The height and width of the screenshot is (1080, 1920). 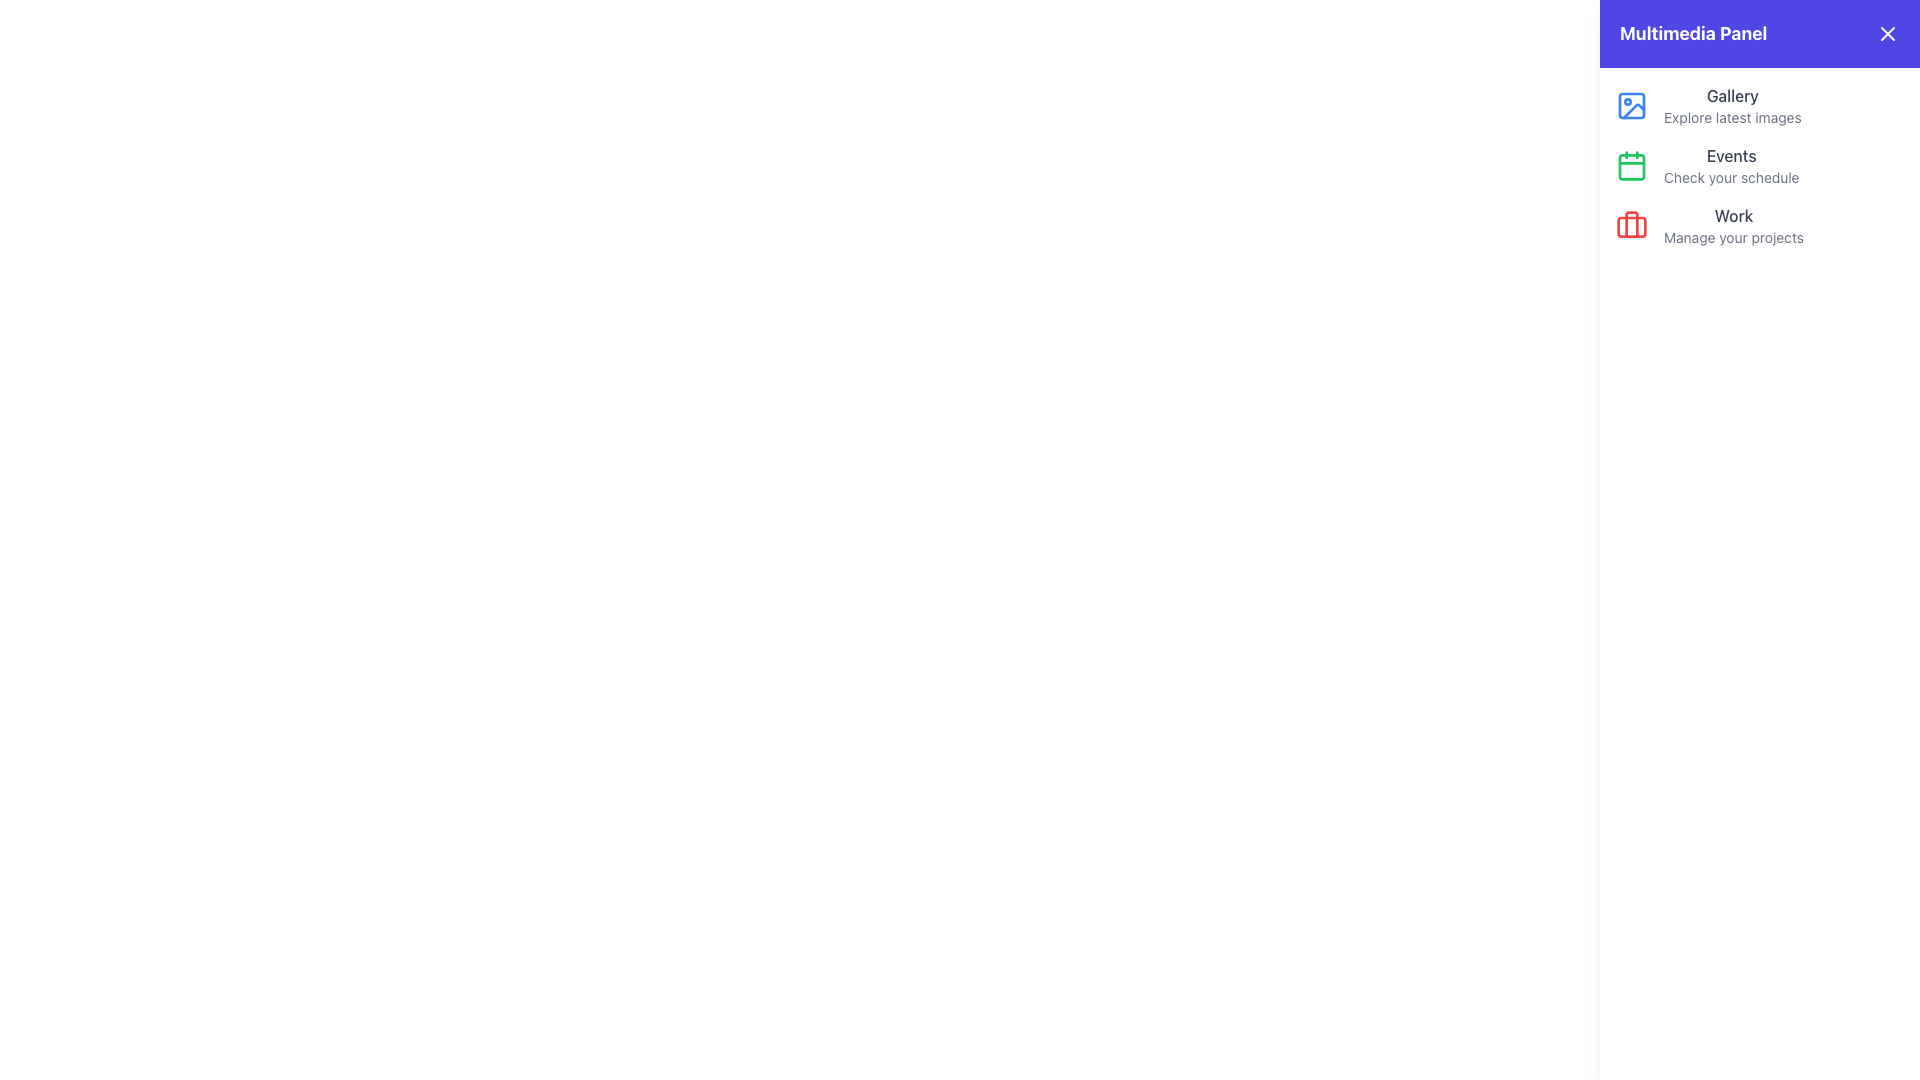 What do you see at coordinates (1730, 164) in the screenshot?
I see `the second item in the vertical sidebar menu, which is the Menu Option for accessing events and schedules, using keyboard navigation` at bounding box center [1730, 164].